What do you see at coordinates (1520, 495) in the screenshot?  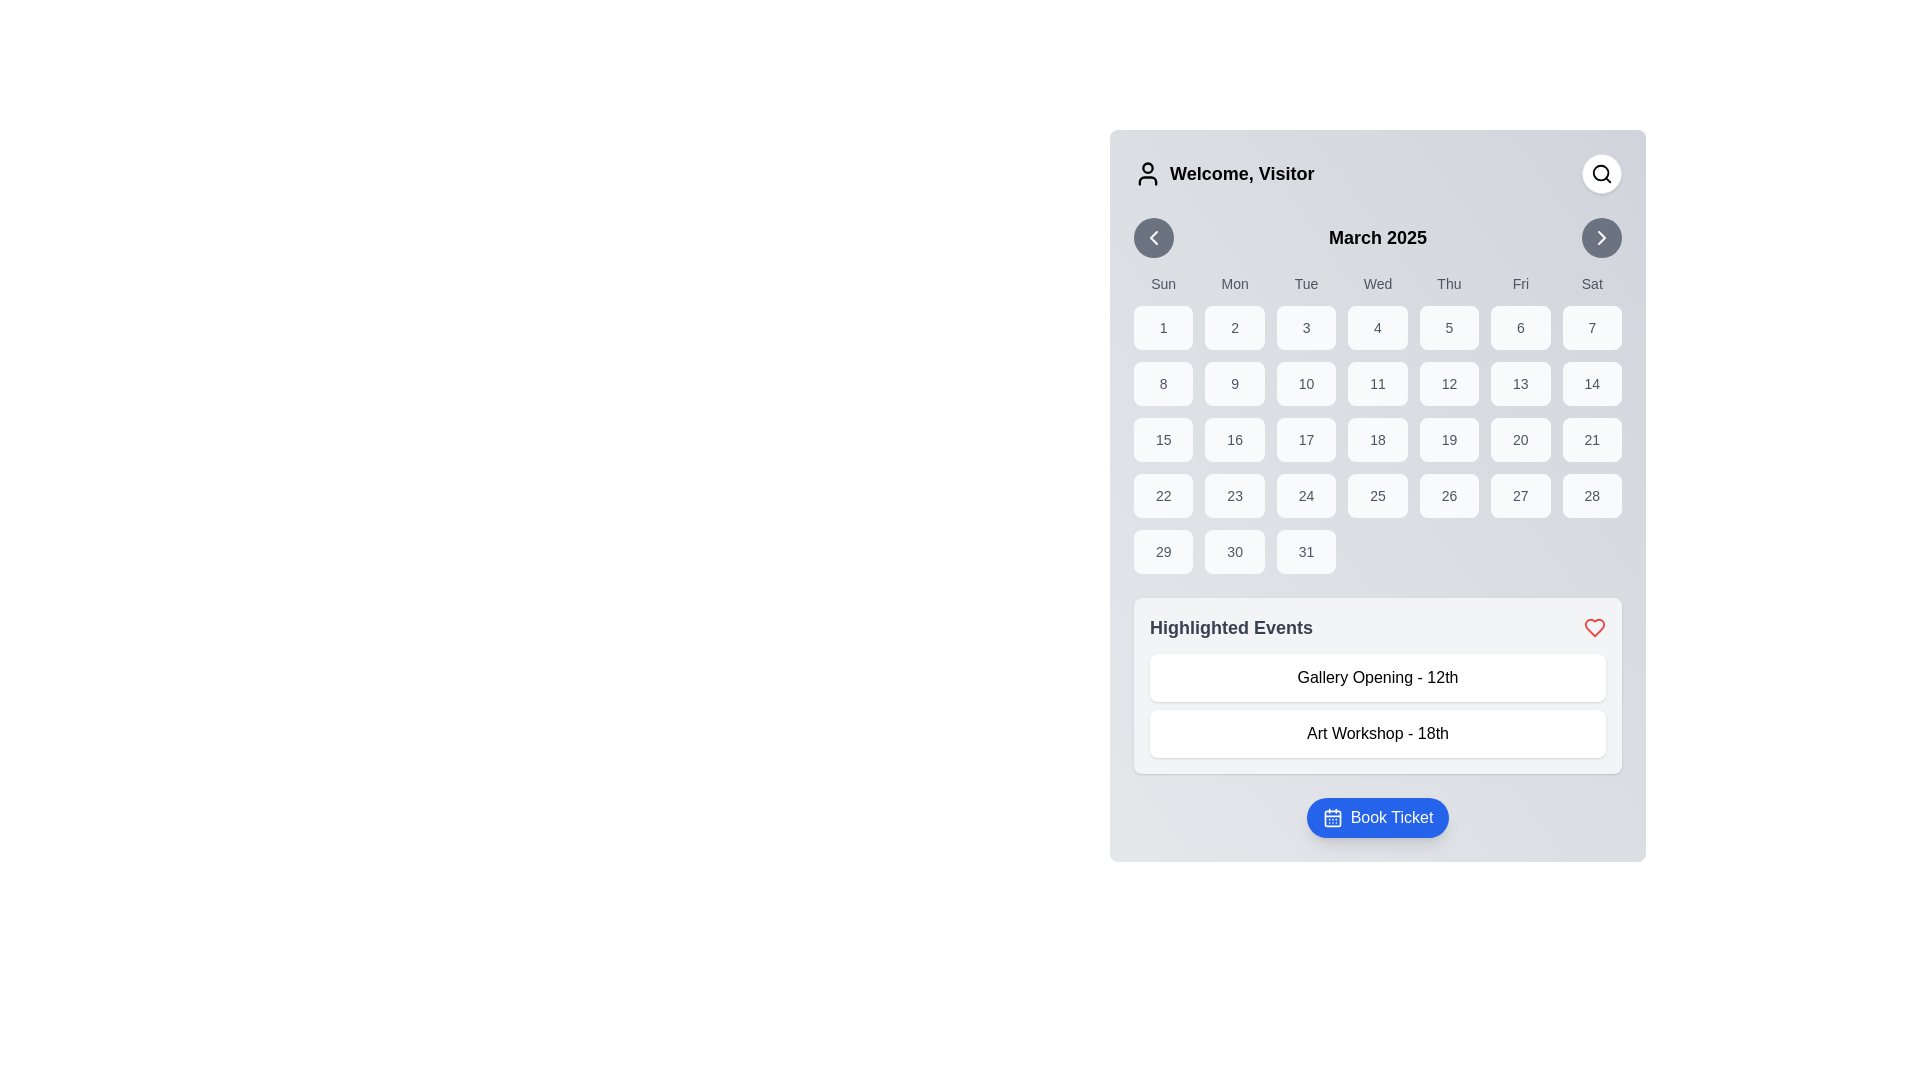 I see `the calendar button representing the 27th day of the month, located in the fifth row and sixth column under the 'Fri' header` at bounding box center [1520, 495].